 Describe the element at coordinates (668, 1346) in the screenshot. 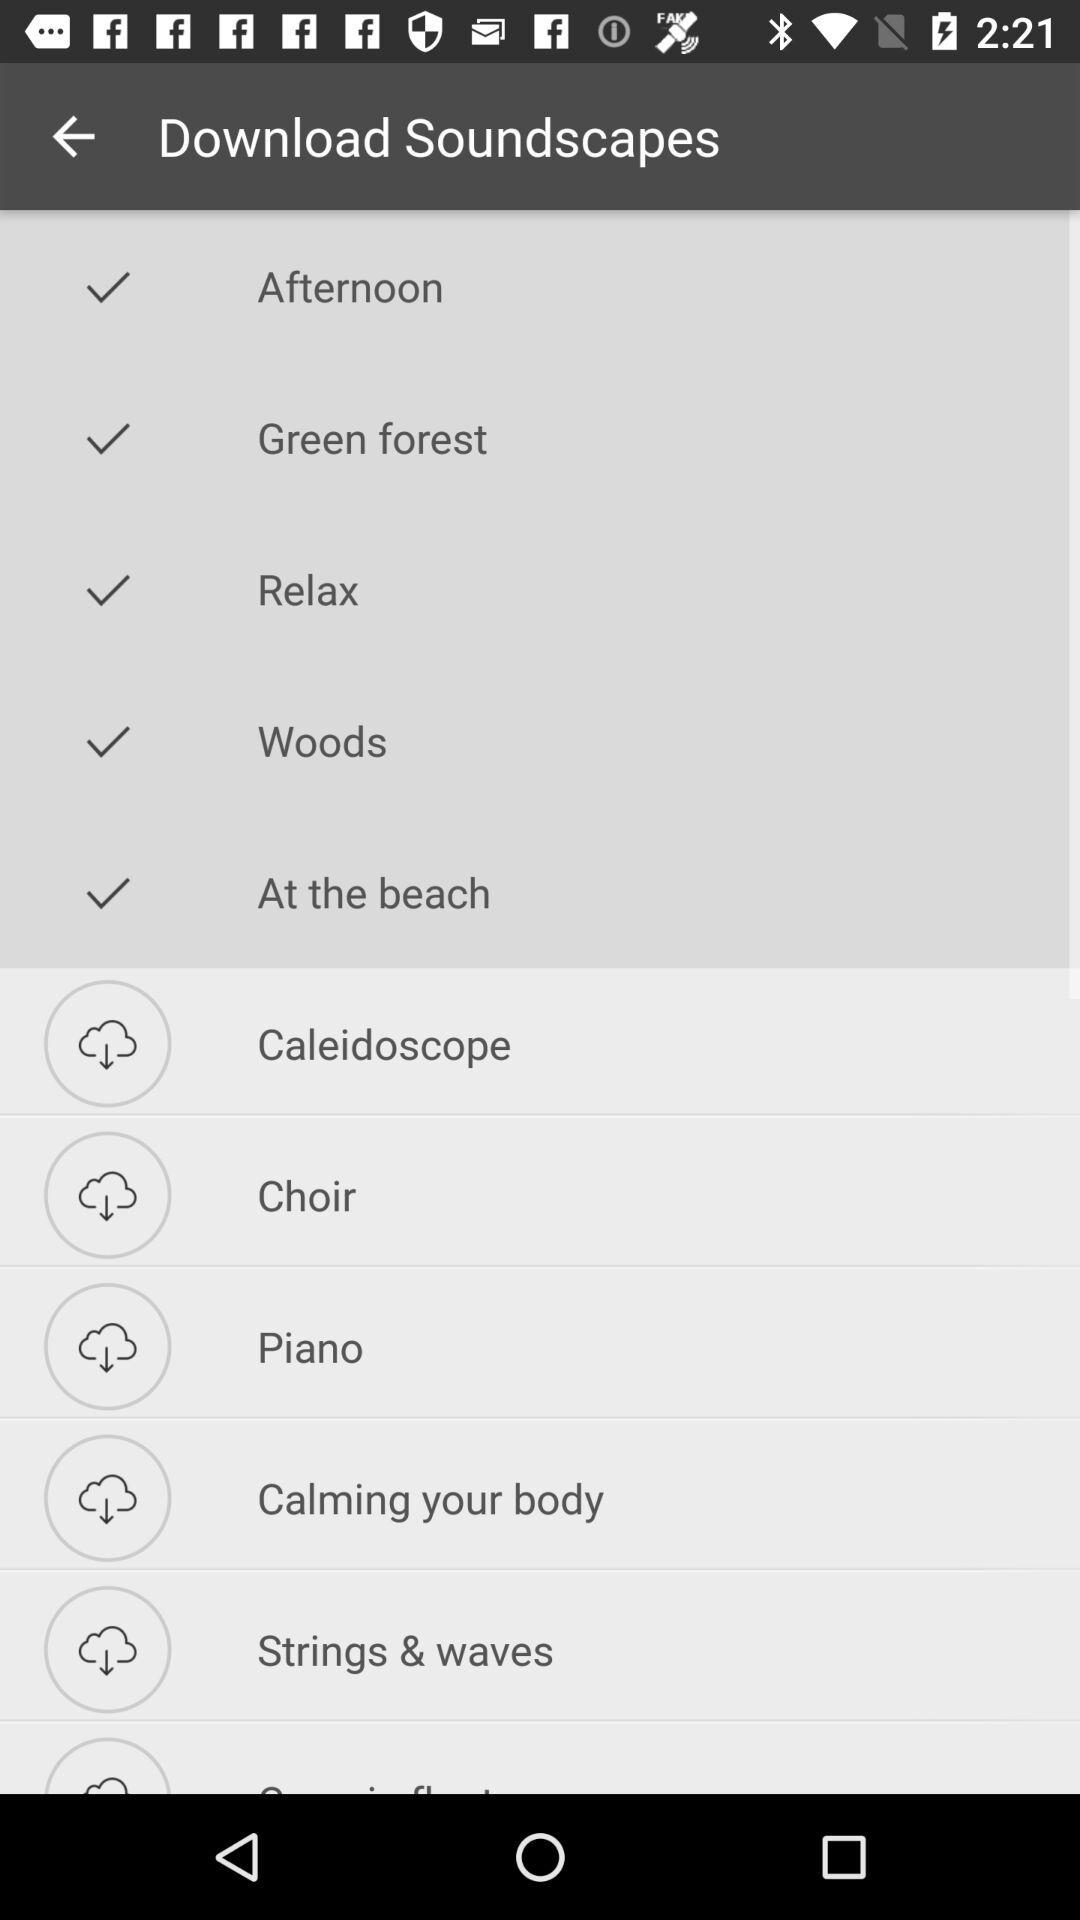

I see `icon above the calming your body icon` at that location.